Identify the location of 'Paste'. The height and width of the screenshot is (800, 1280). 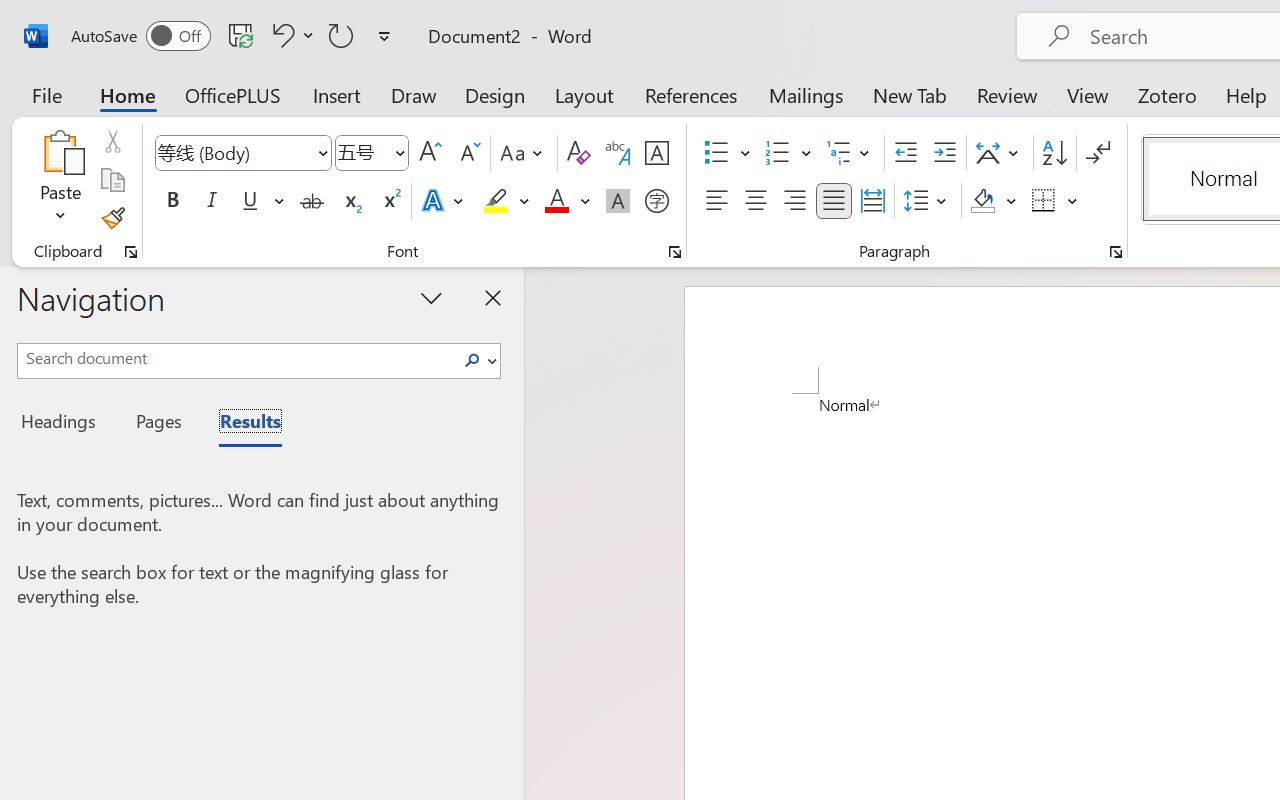
(60, 179).